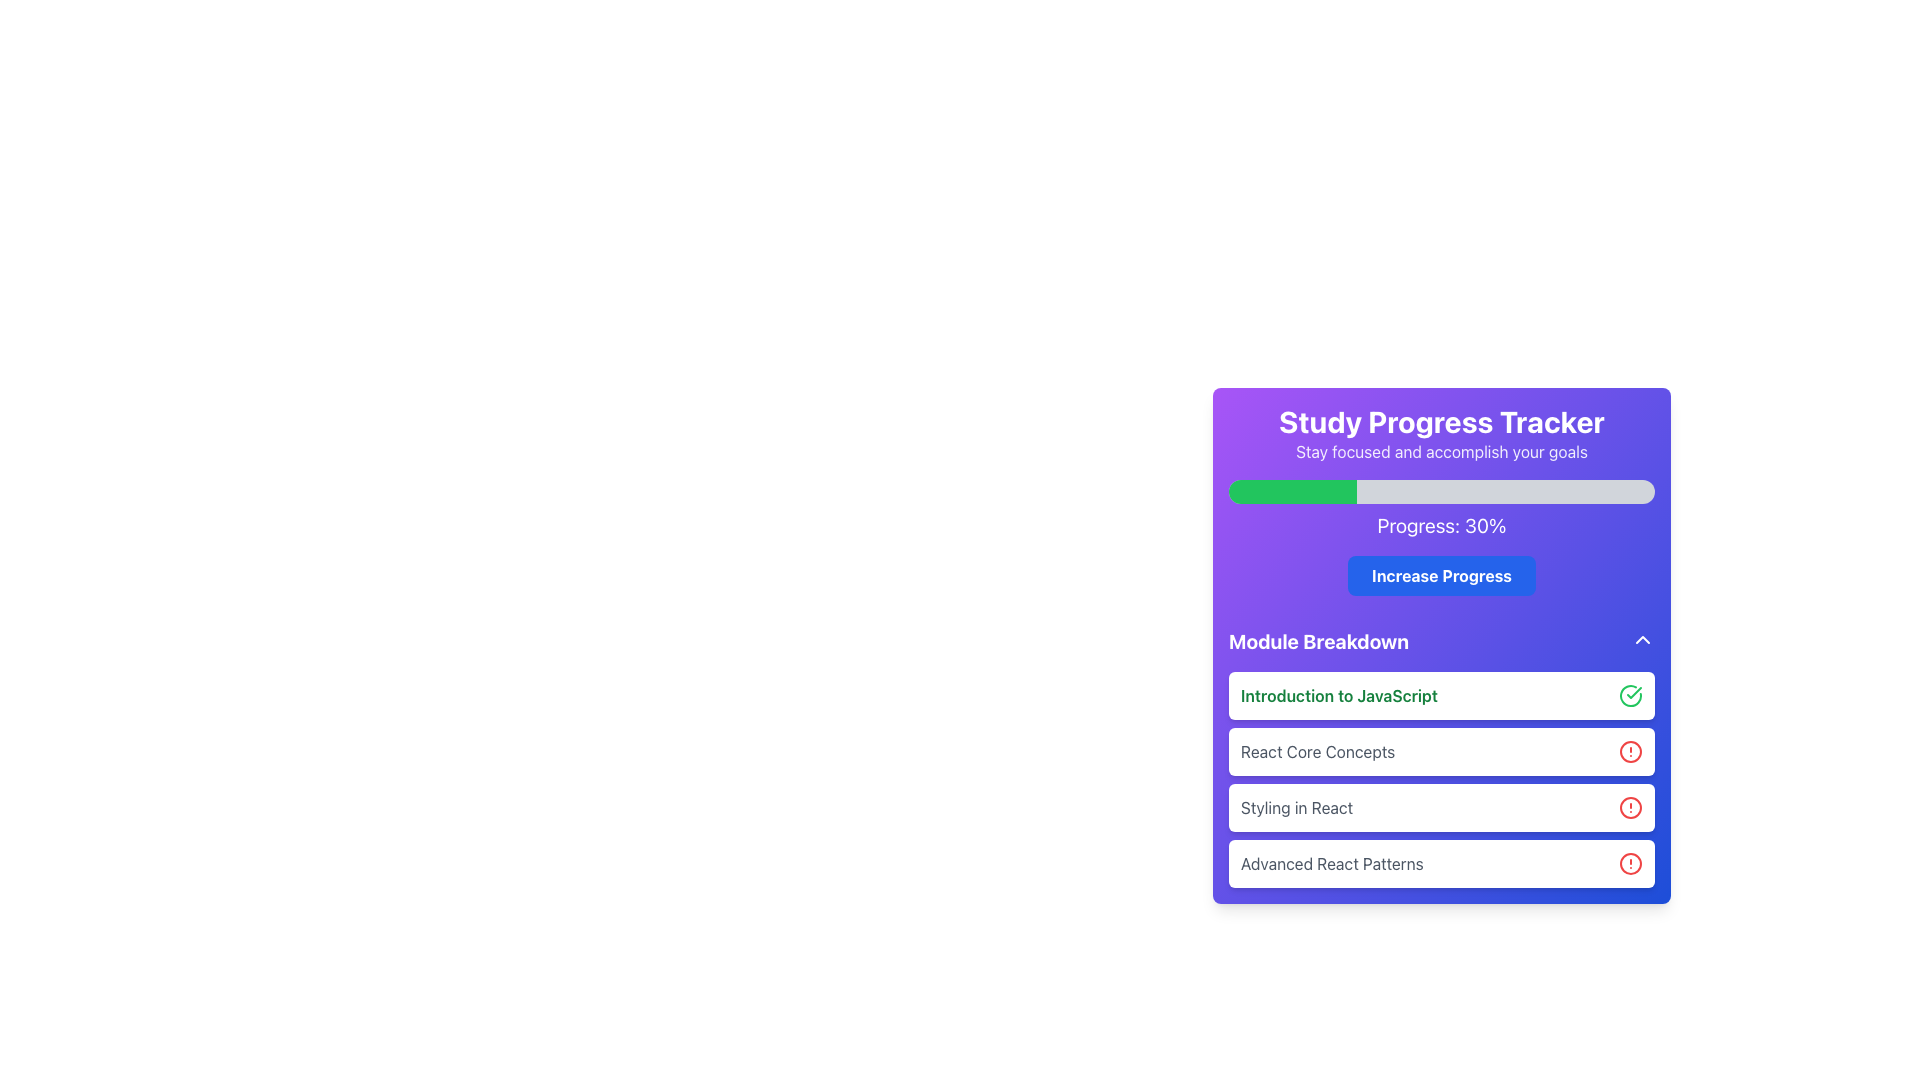 This screenshot has width=1920, height=1080. What do you see at coordinates (1292, 492) in the screenshot?
I see `the progress indicator representing 30% completion within the horizontally oriented progress bar located near the top of the card` at bounding box center [1292, 492].